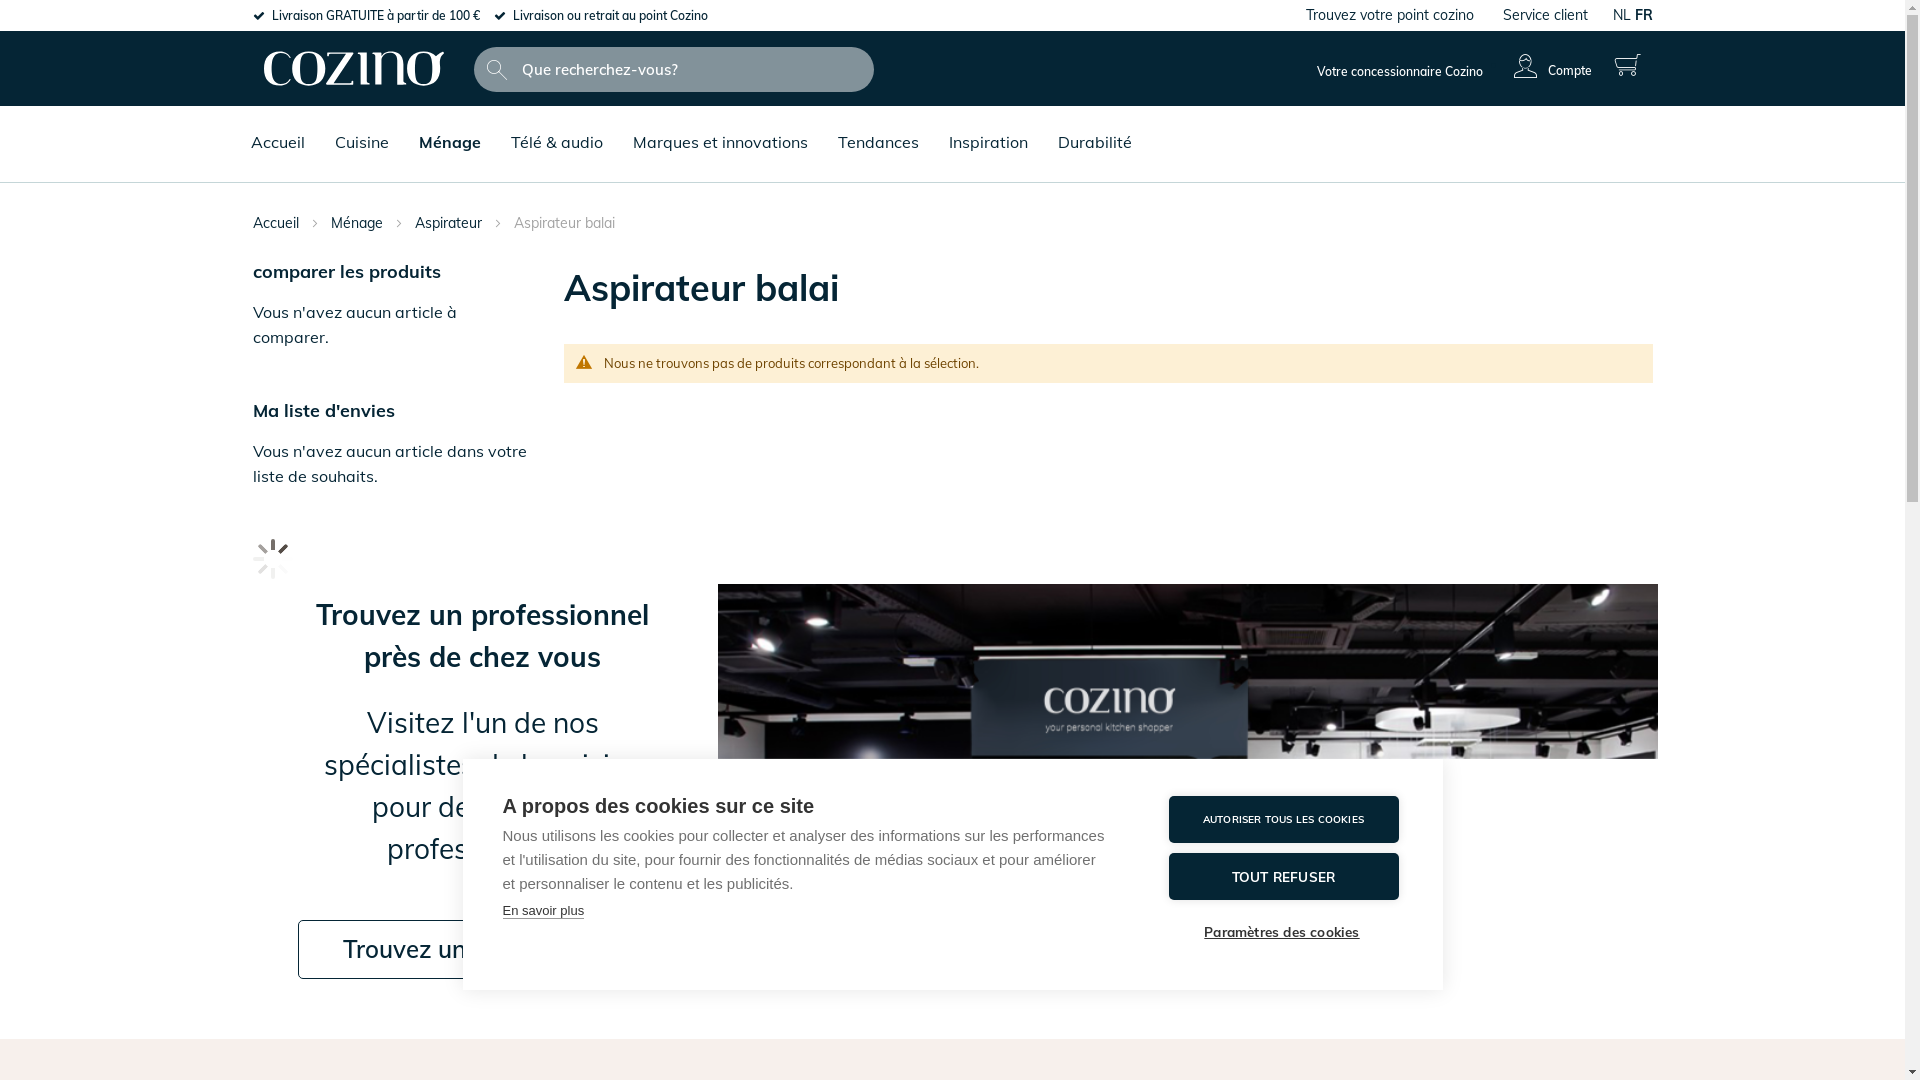 The image size is (1920, 1080). I want to click on 'Accueil', so click(240, 128).